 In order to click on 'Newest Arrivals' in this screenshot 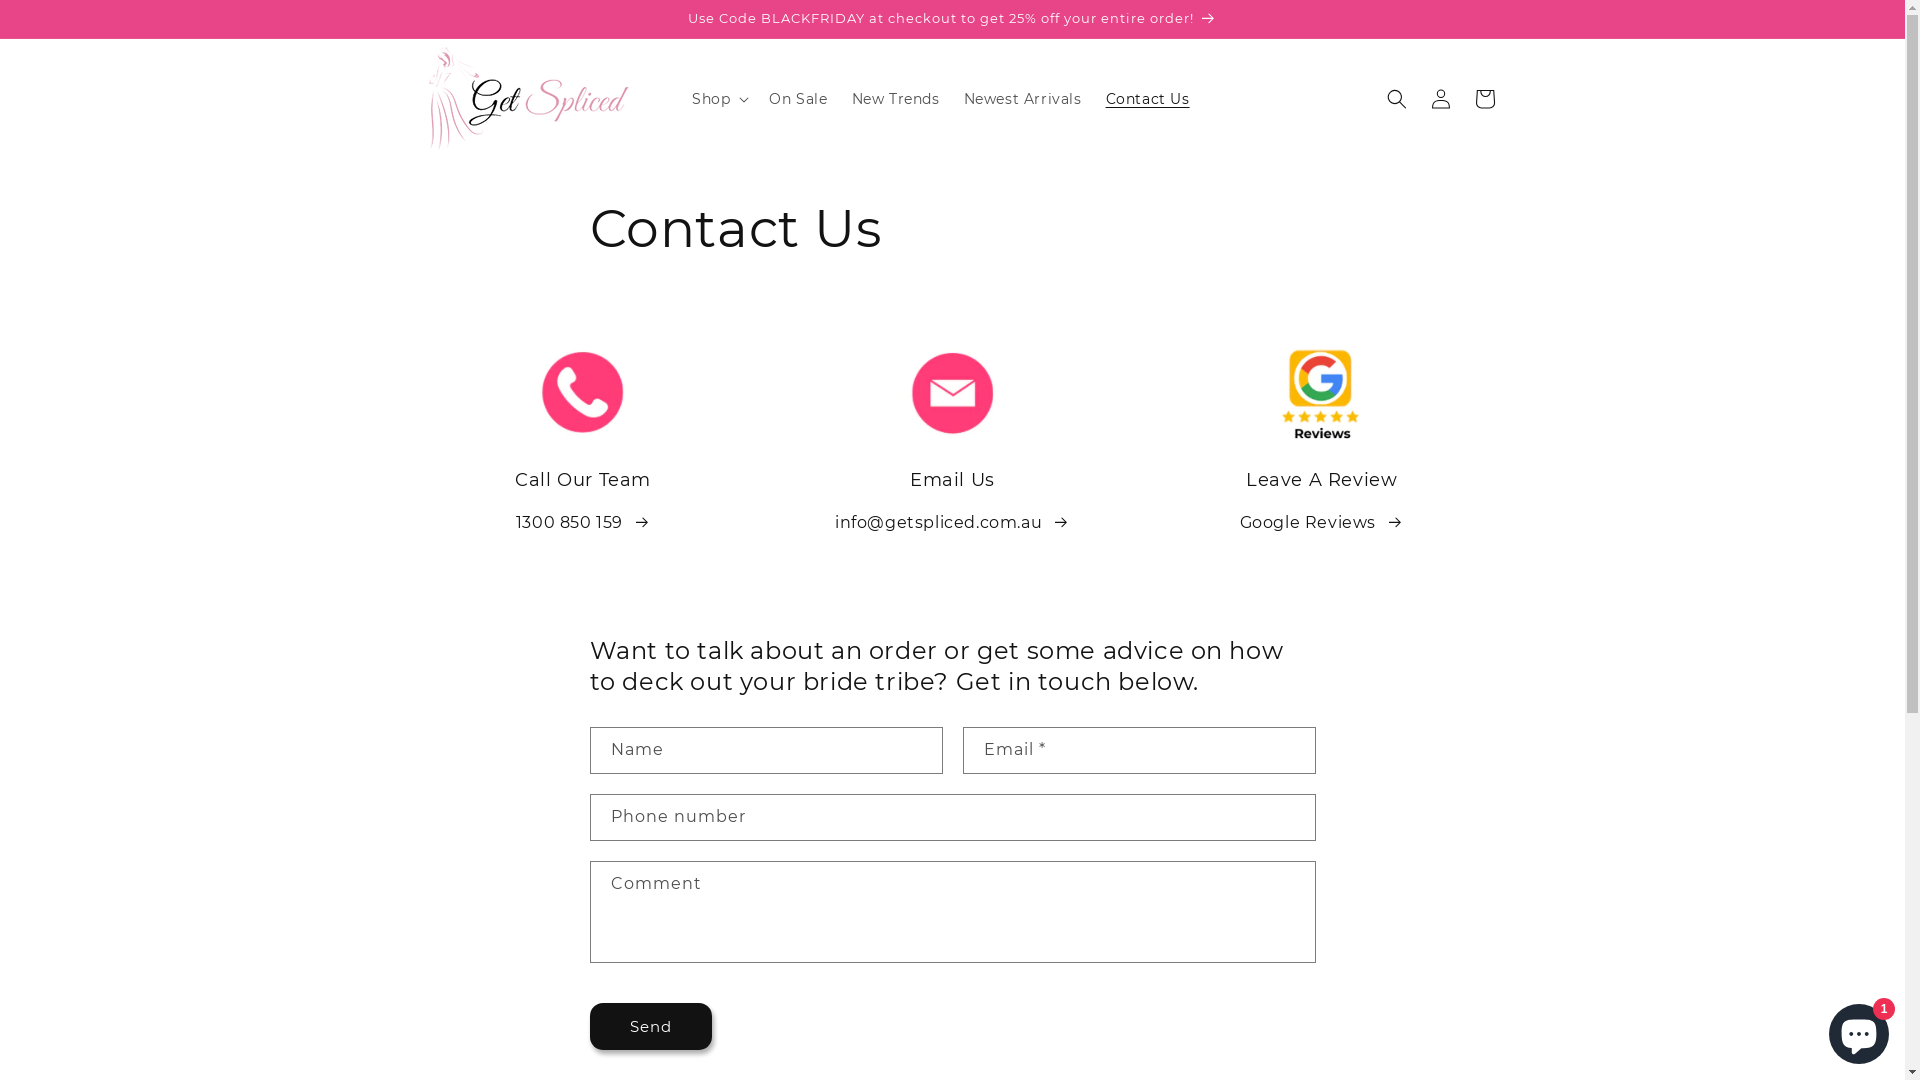, I will do `click(1022, 99)`.